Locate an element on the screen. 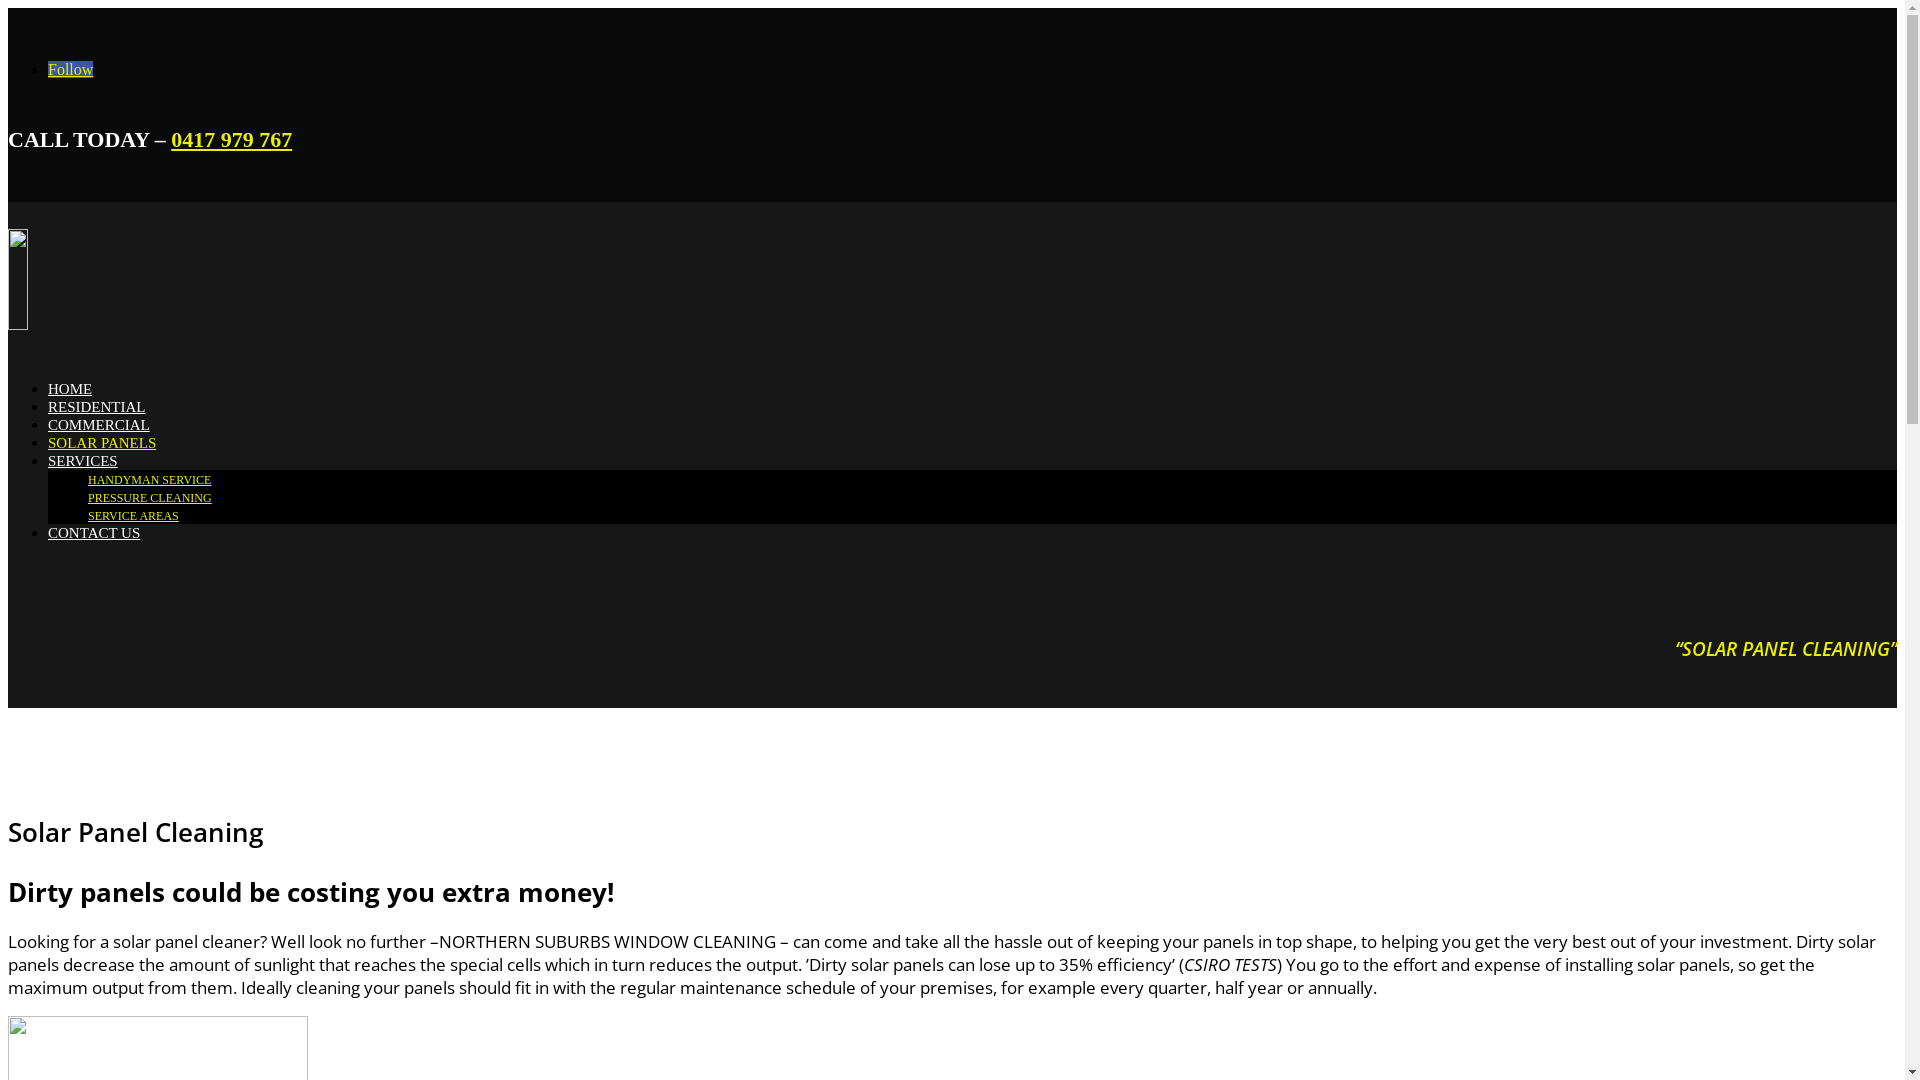 The image size is (1920, 1080). 'PRESSURE CLEANING' is located at coordinates (148, 496).